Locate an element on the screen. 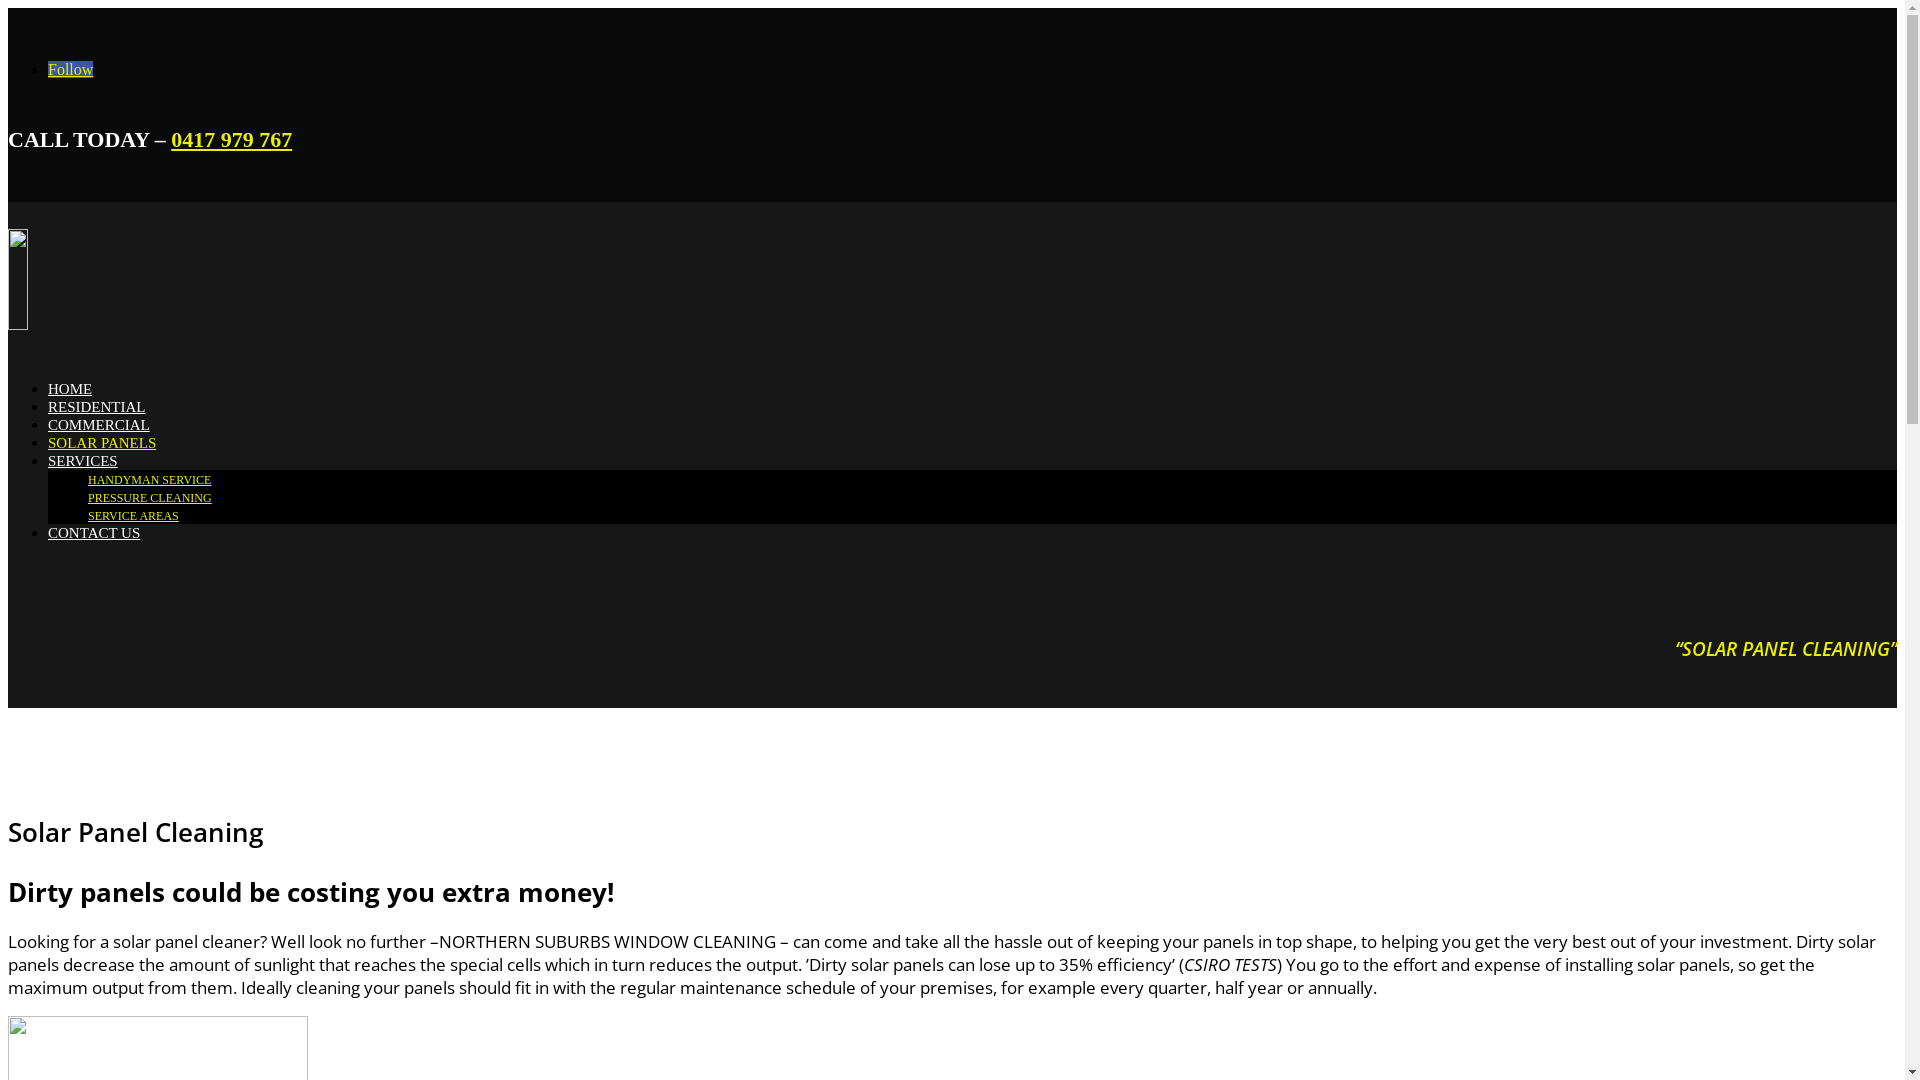 The image size is (1920, 1080). 'PRESSURE CLEANING' is located at coordinates (148, 496).